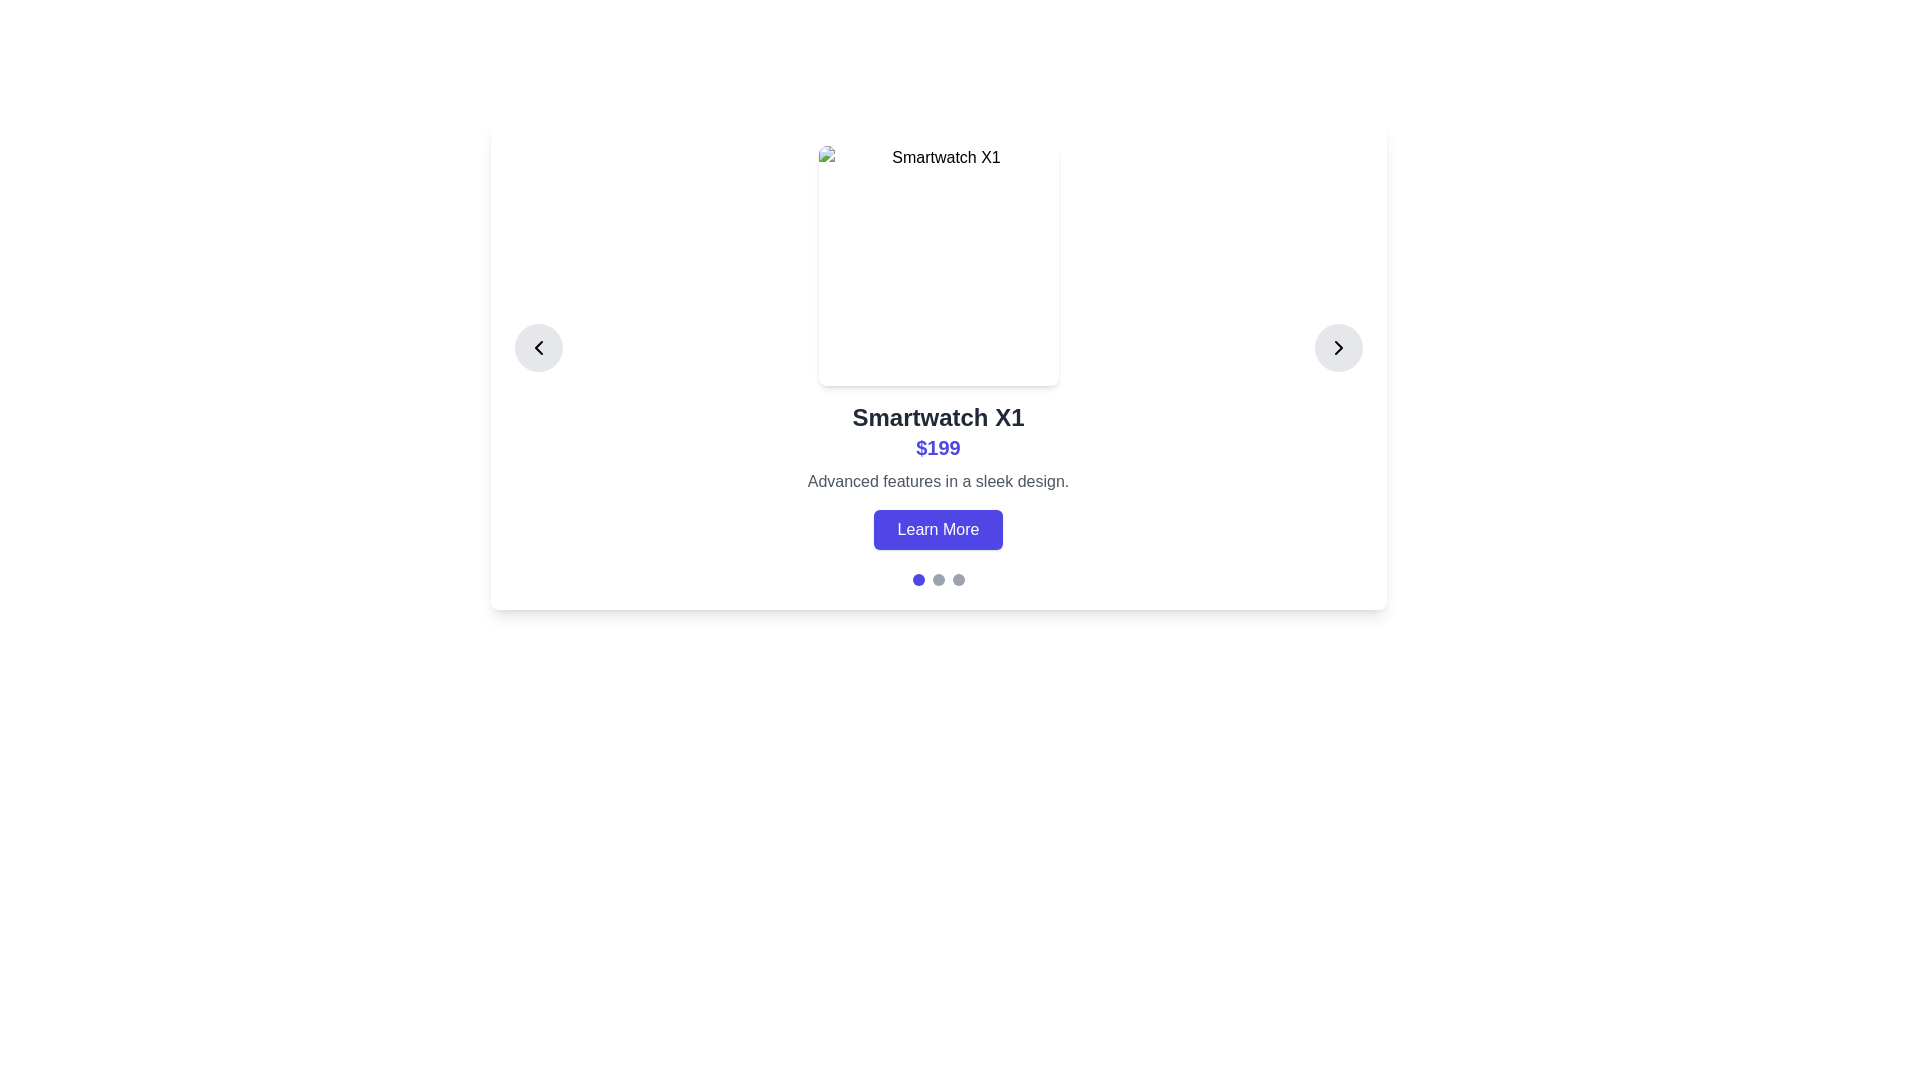  What do you see at coordinates (538, 346) in the screenshot?
I see `the left navigation button of the carousel` at bounding box center [538, 346].